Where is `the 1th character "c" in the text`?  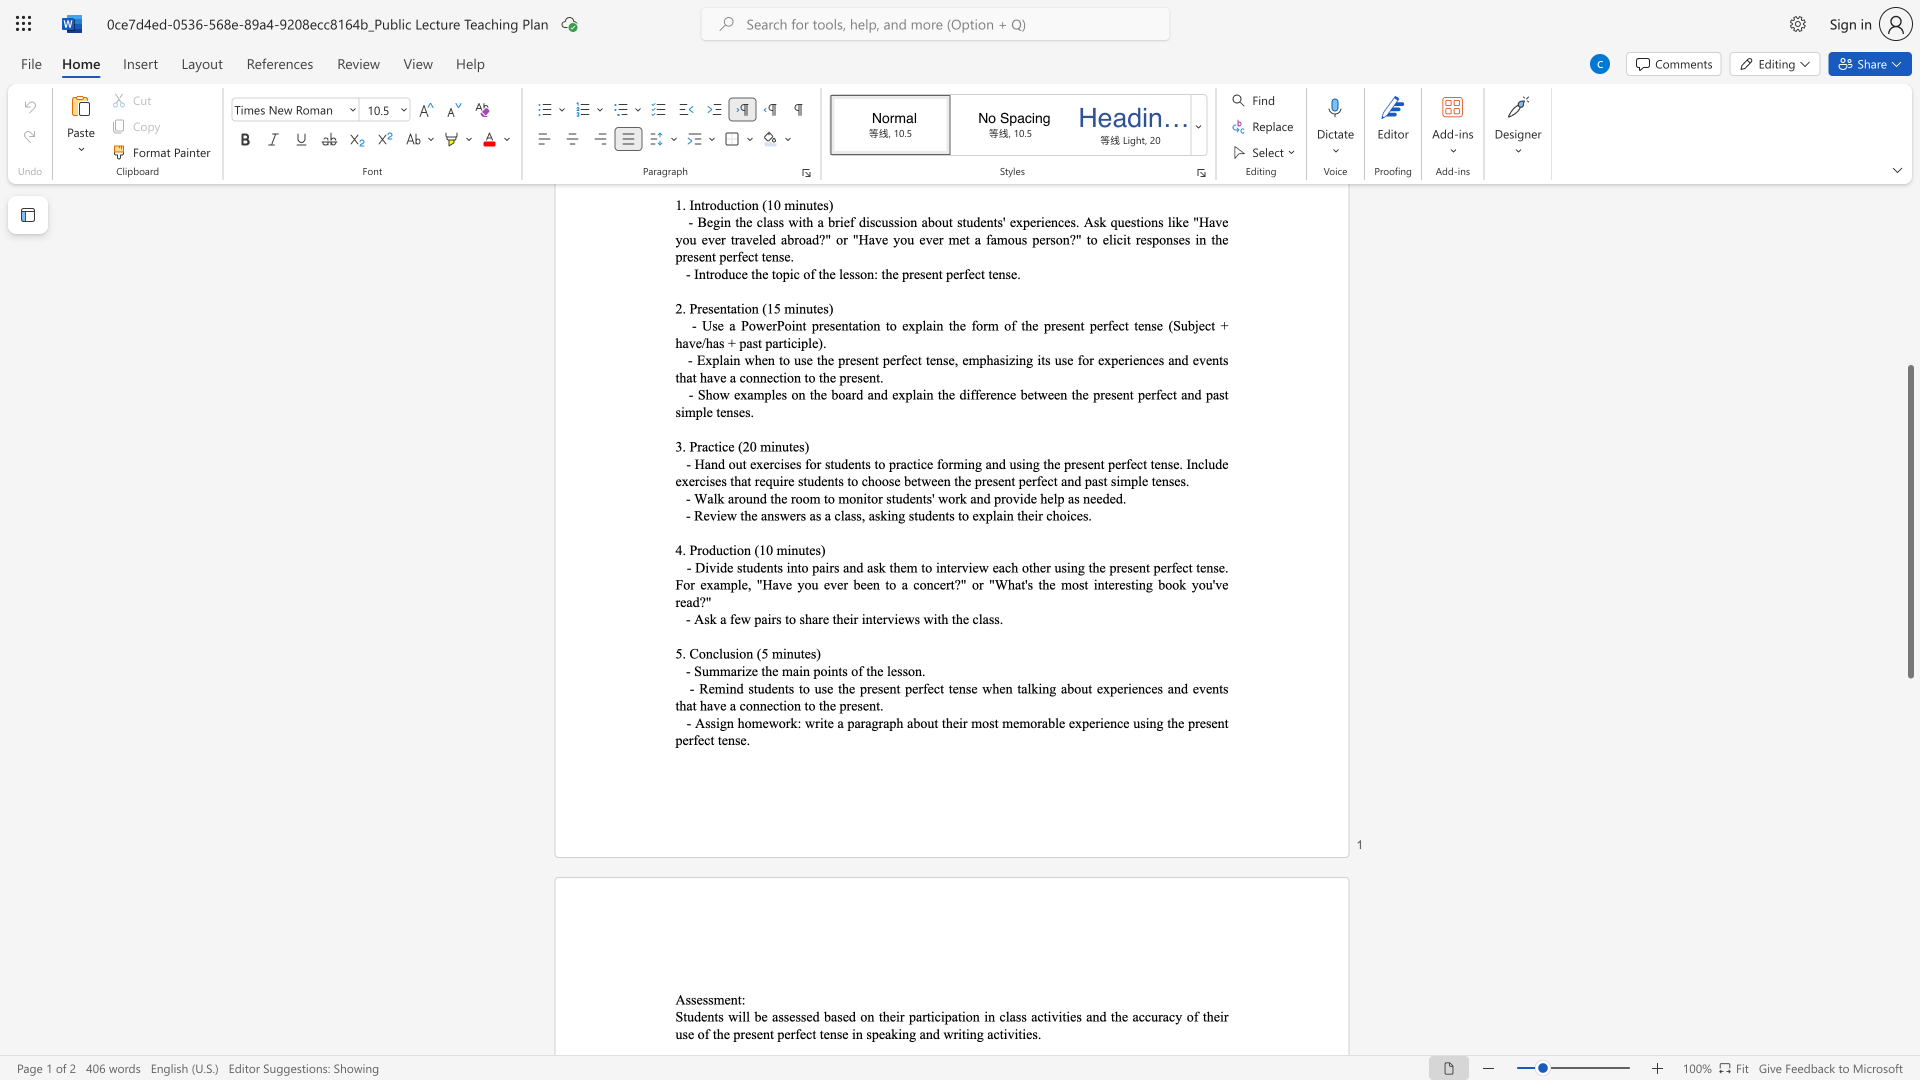
the 1th character "c" in the text is located at coordinates (1120, 723).